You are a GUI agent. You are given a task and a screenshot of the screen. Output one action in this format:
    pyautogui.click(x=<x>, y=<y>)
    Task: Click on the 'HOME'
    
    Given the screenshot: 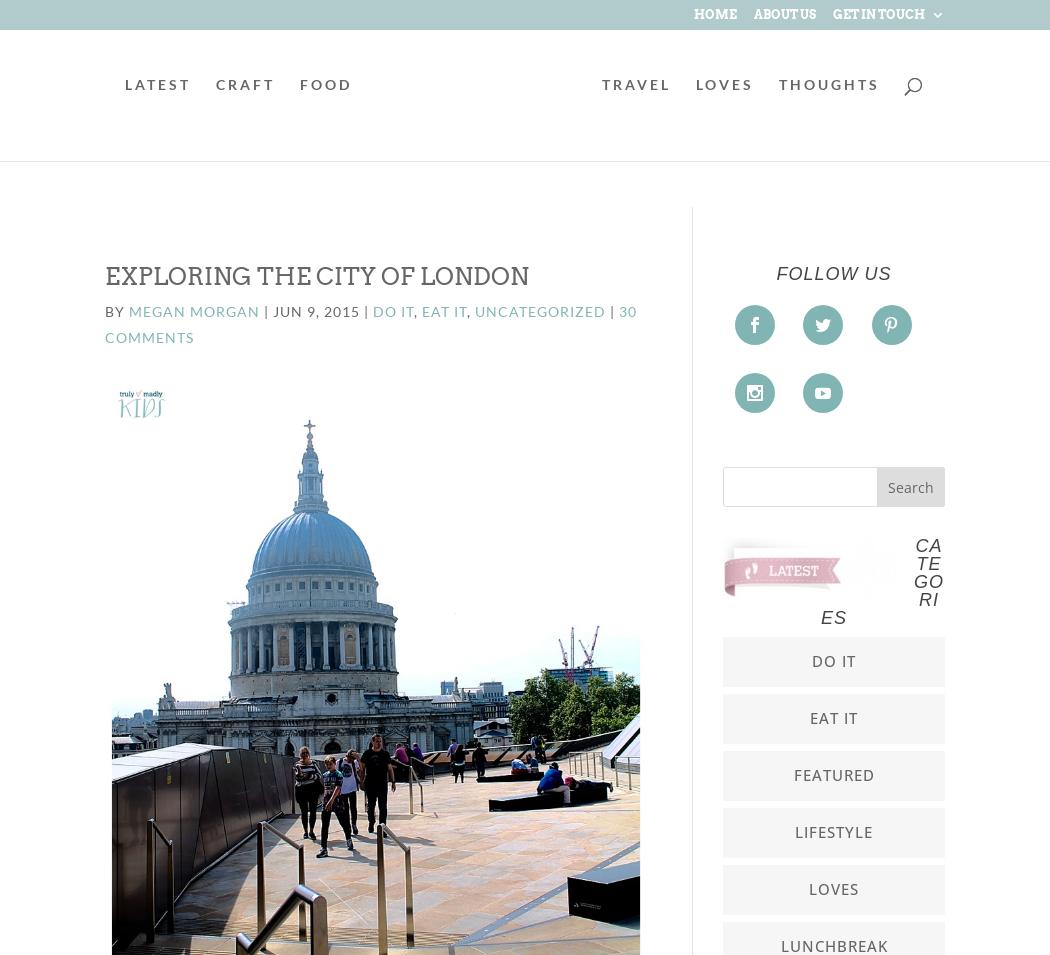 What is the action you would take?
    pyautogui.click(x=714, y=13)
    